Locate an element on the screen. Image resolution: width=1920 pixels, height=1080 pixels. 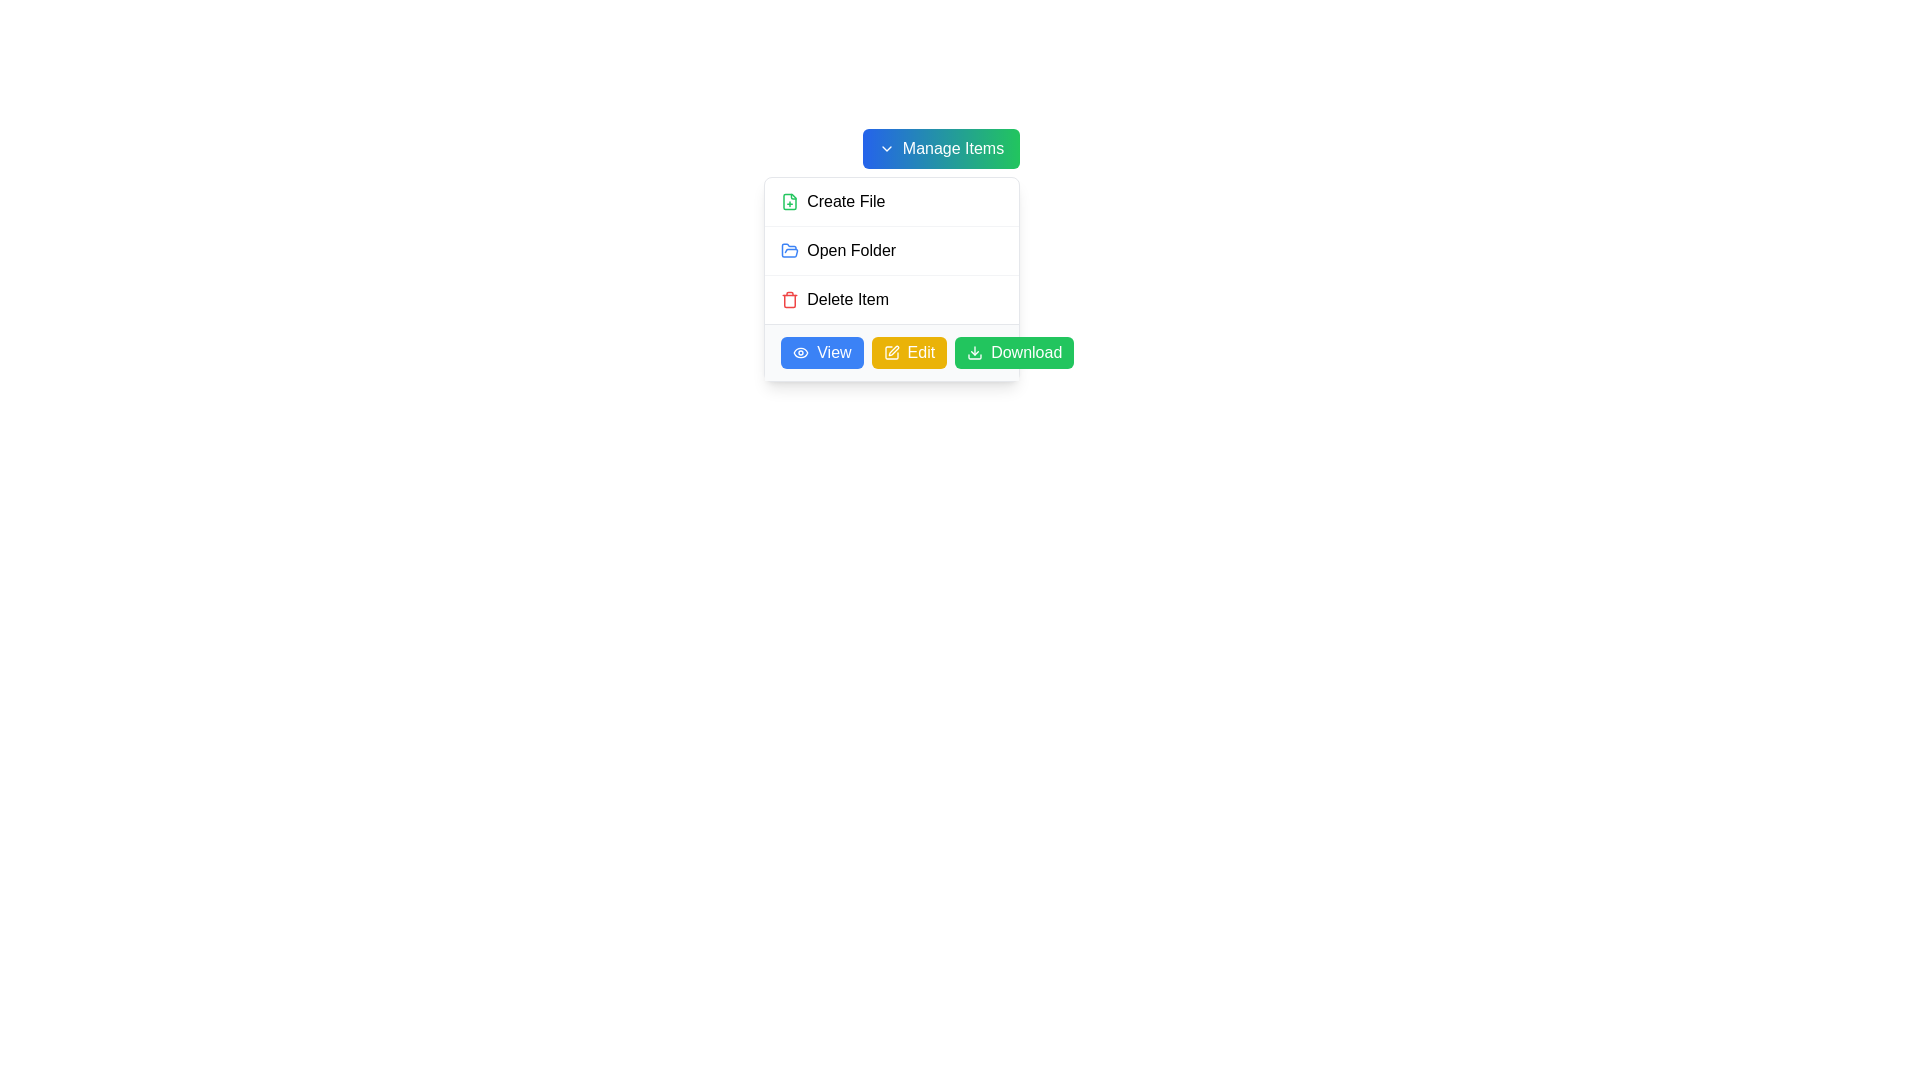
the 'View' button which contains the icon located at the leftmost position to initiate the associated action is located at coordinates (801, 352).